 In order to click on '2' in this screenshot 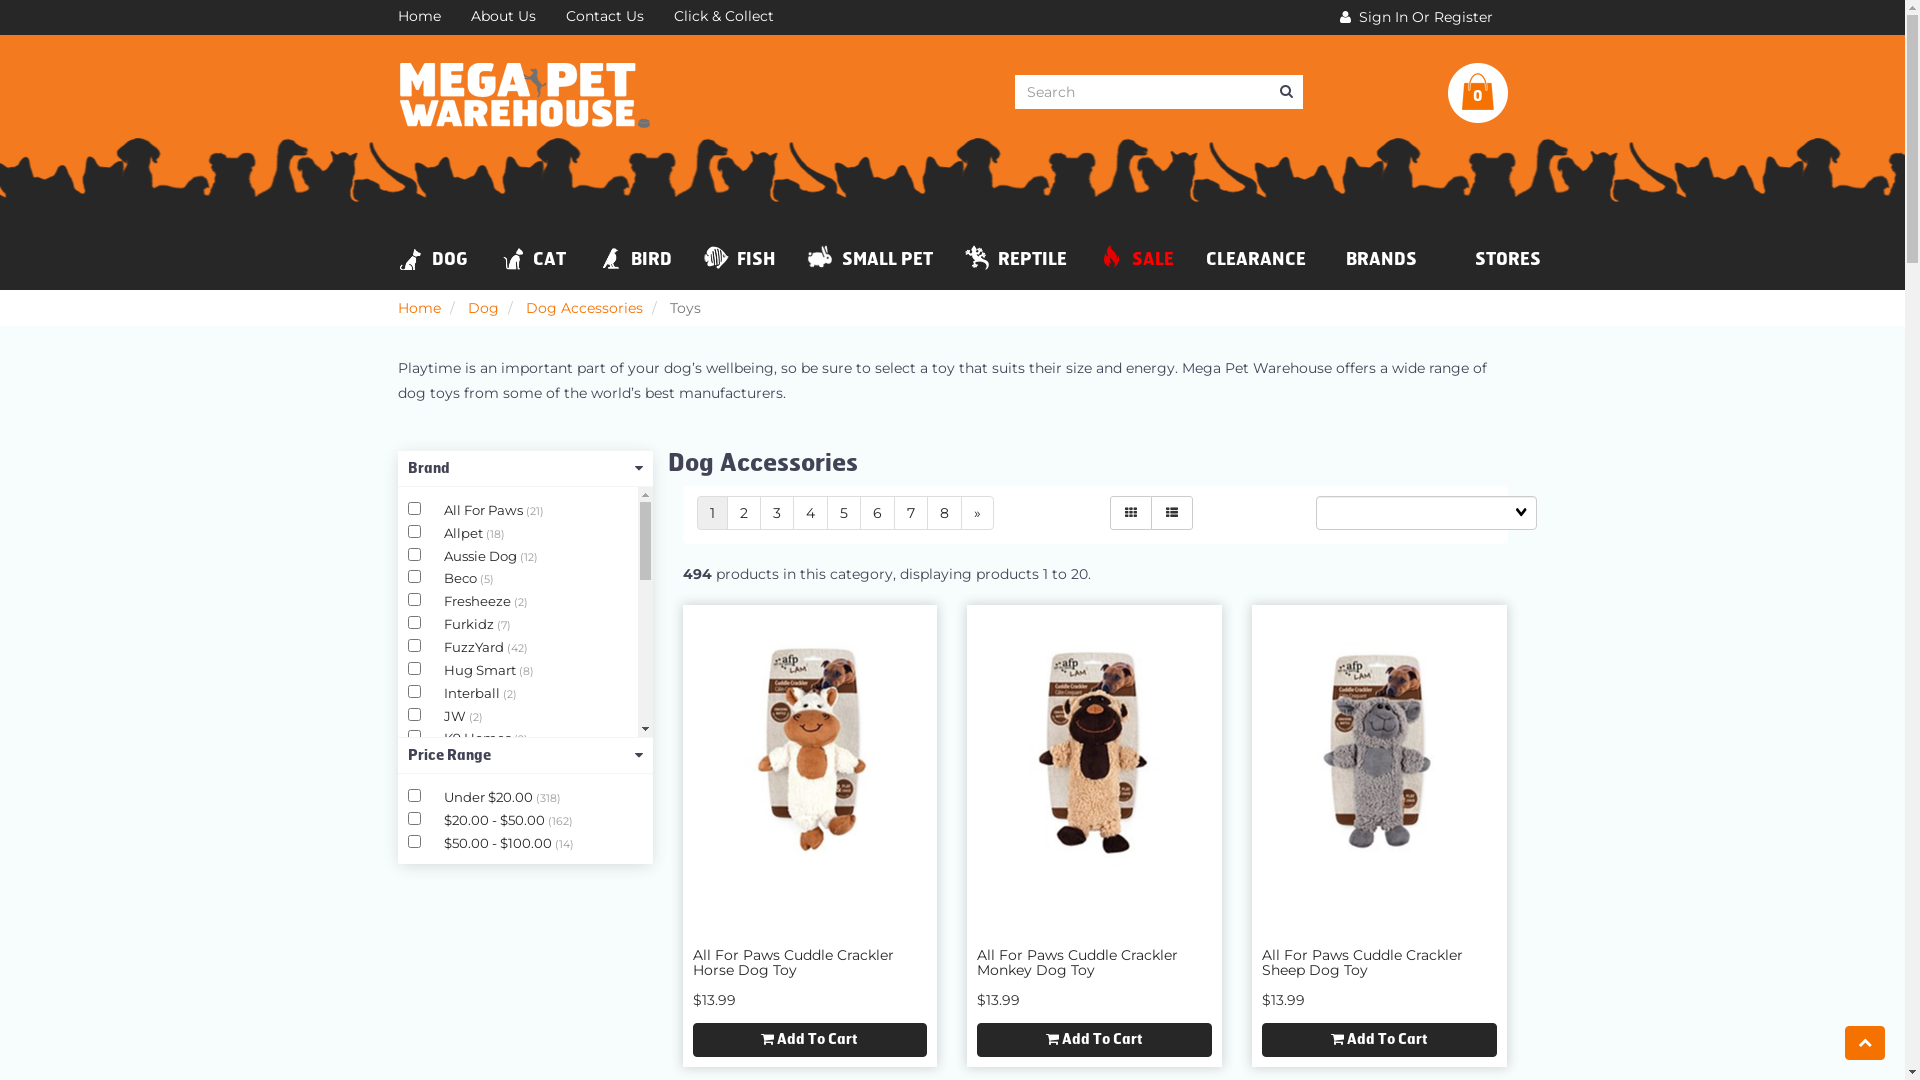, I will do `click(742, 512)`.